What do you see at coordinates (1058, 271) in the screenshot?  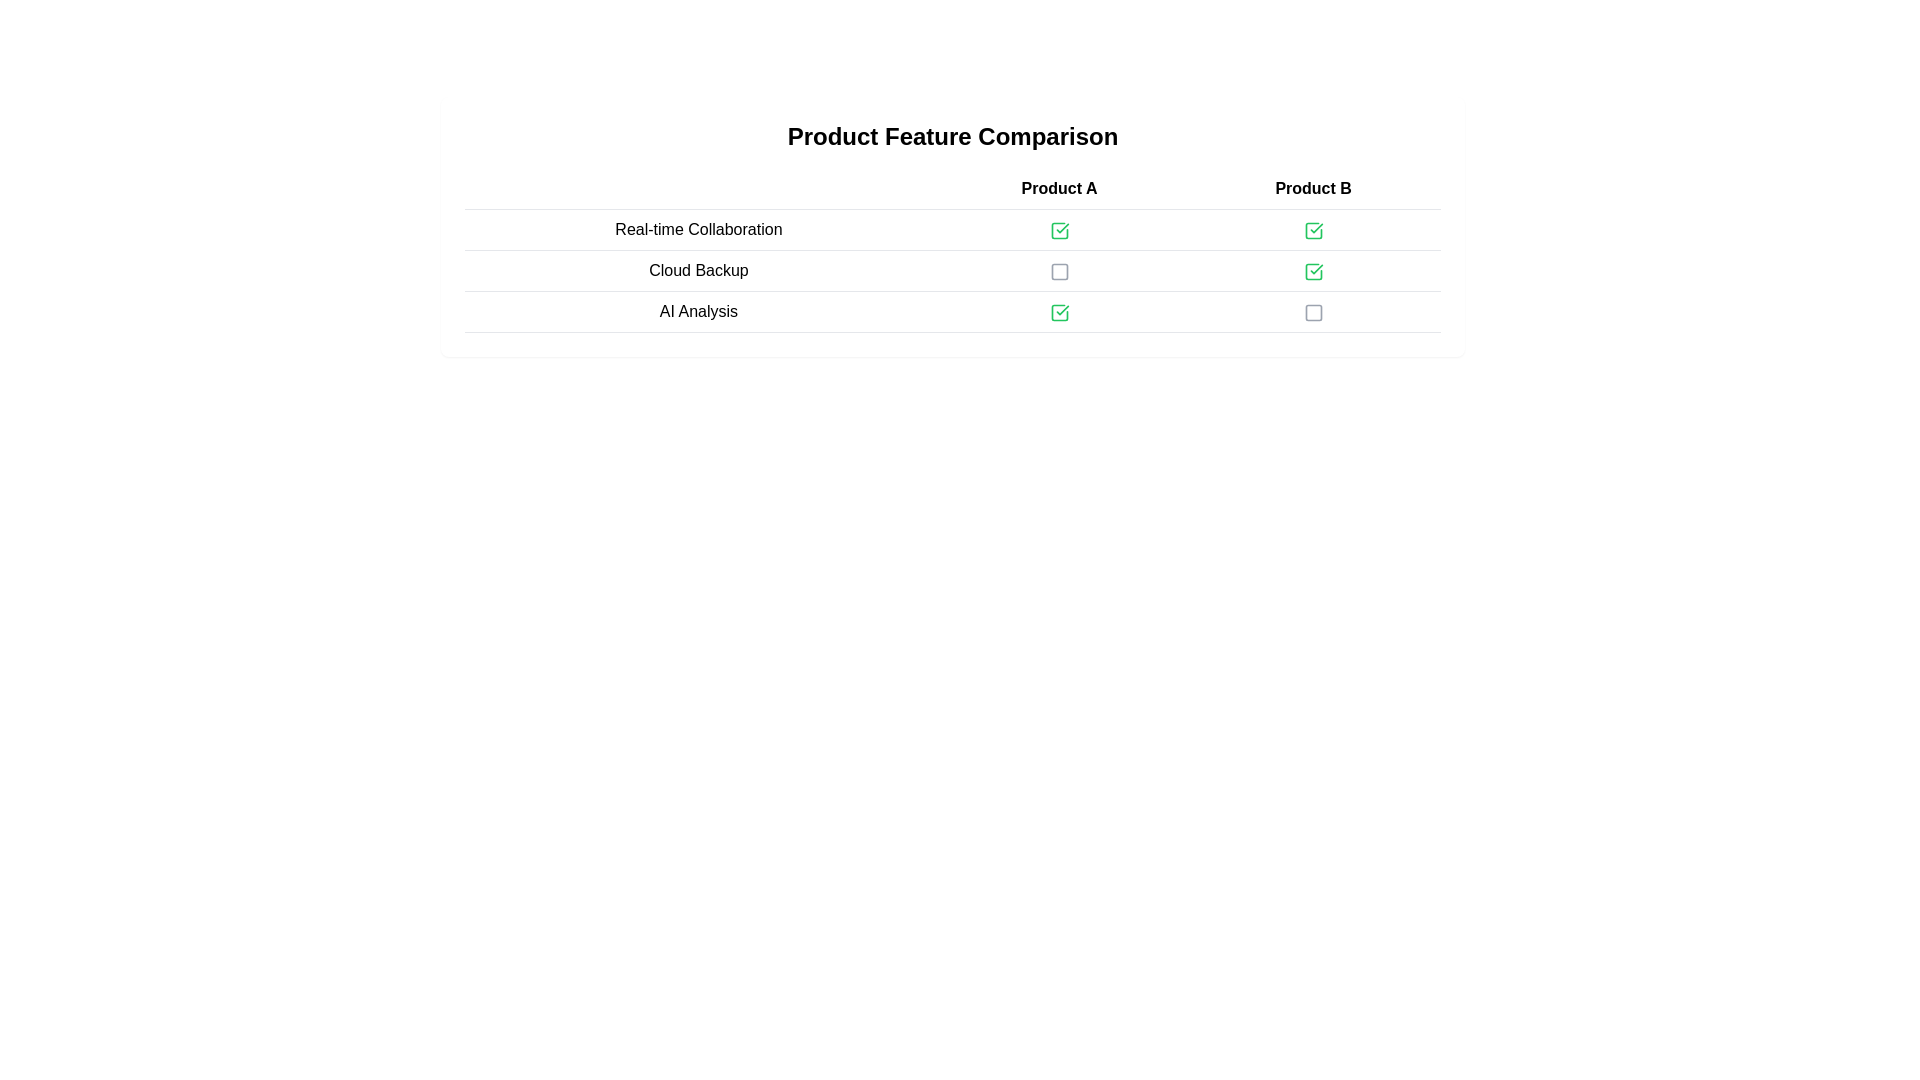 I see `the status icon indicating the unavailability of 'Cloud Backup' for 'Product A' in the second row of the comparison table` at bounding box center [1058, 271].